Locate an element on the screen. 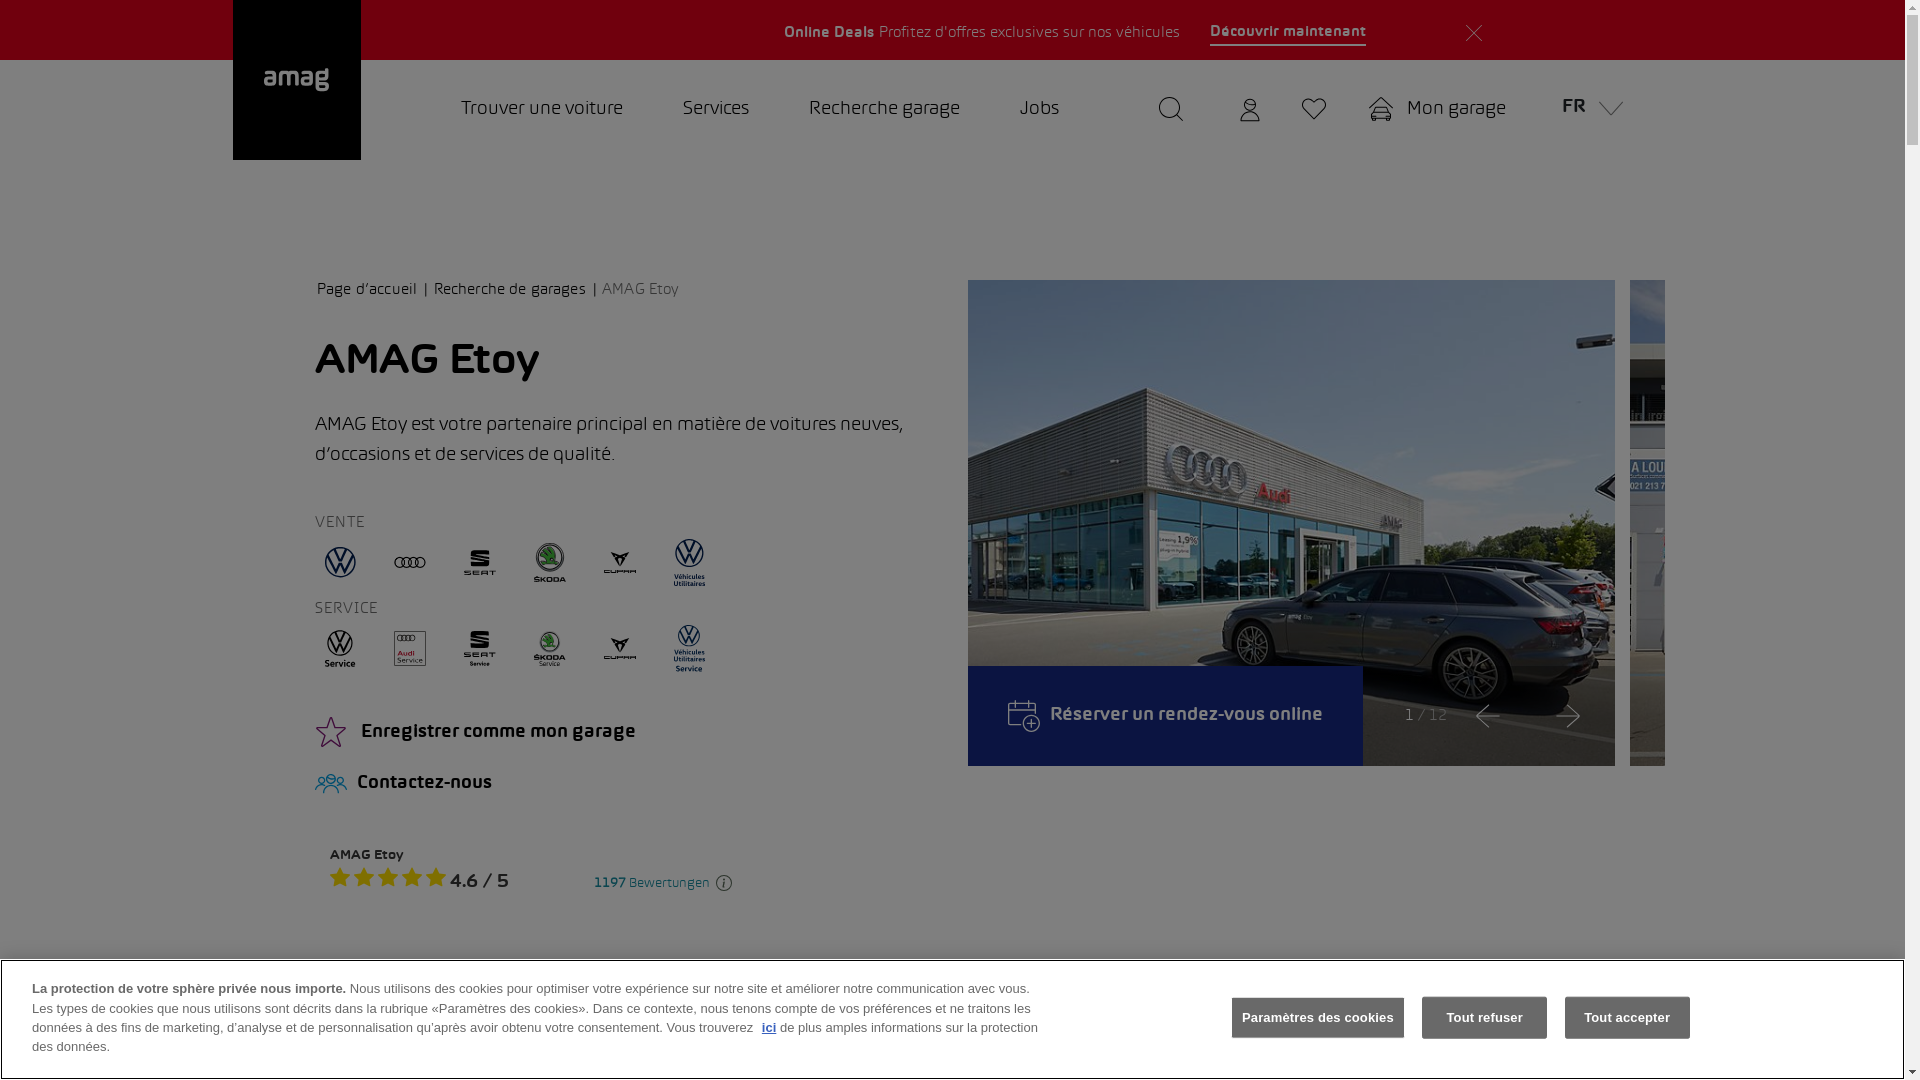 The width and height of the screenshot is (1920, 1080). 'Trouver une voiture' is located at coordinates (541, 110).